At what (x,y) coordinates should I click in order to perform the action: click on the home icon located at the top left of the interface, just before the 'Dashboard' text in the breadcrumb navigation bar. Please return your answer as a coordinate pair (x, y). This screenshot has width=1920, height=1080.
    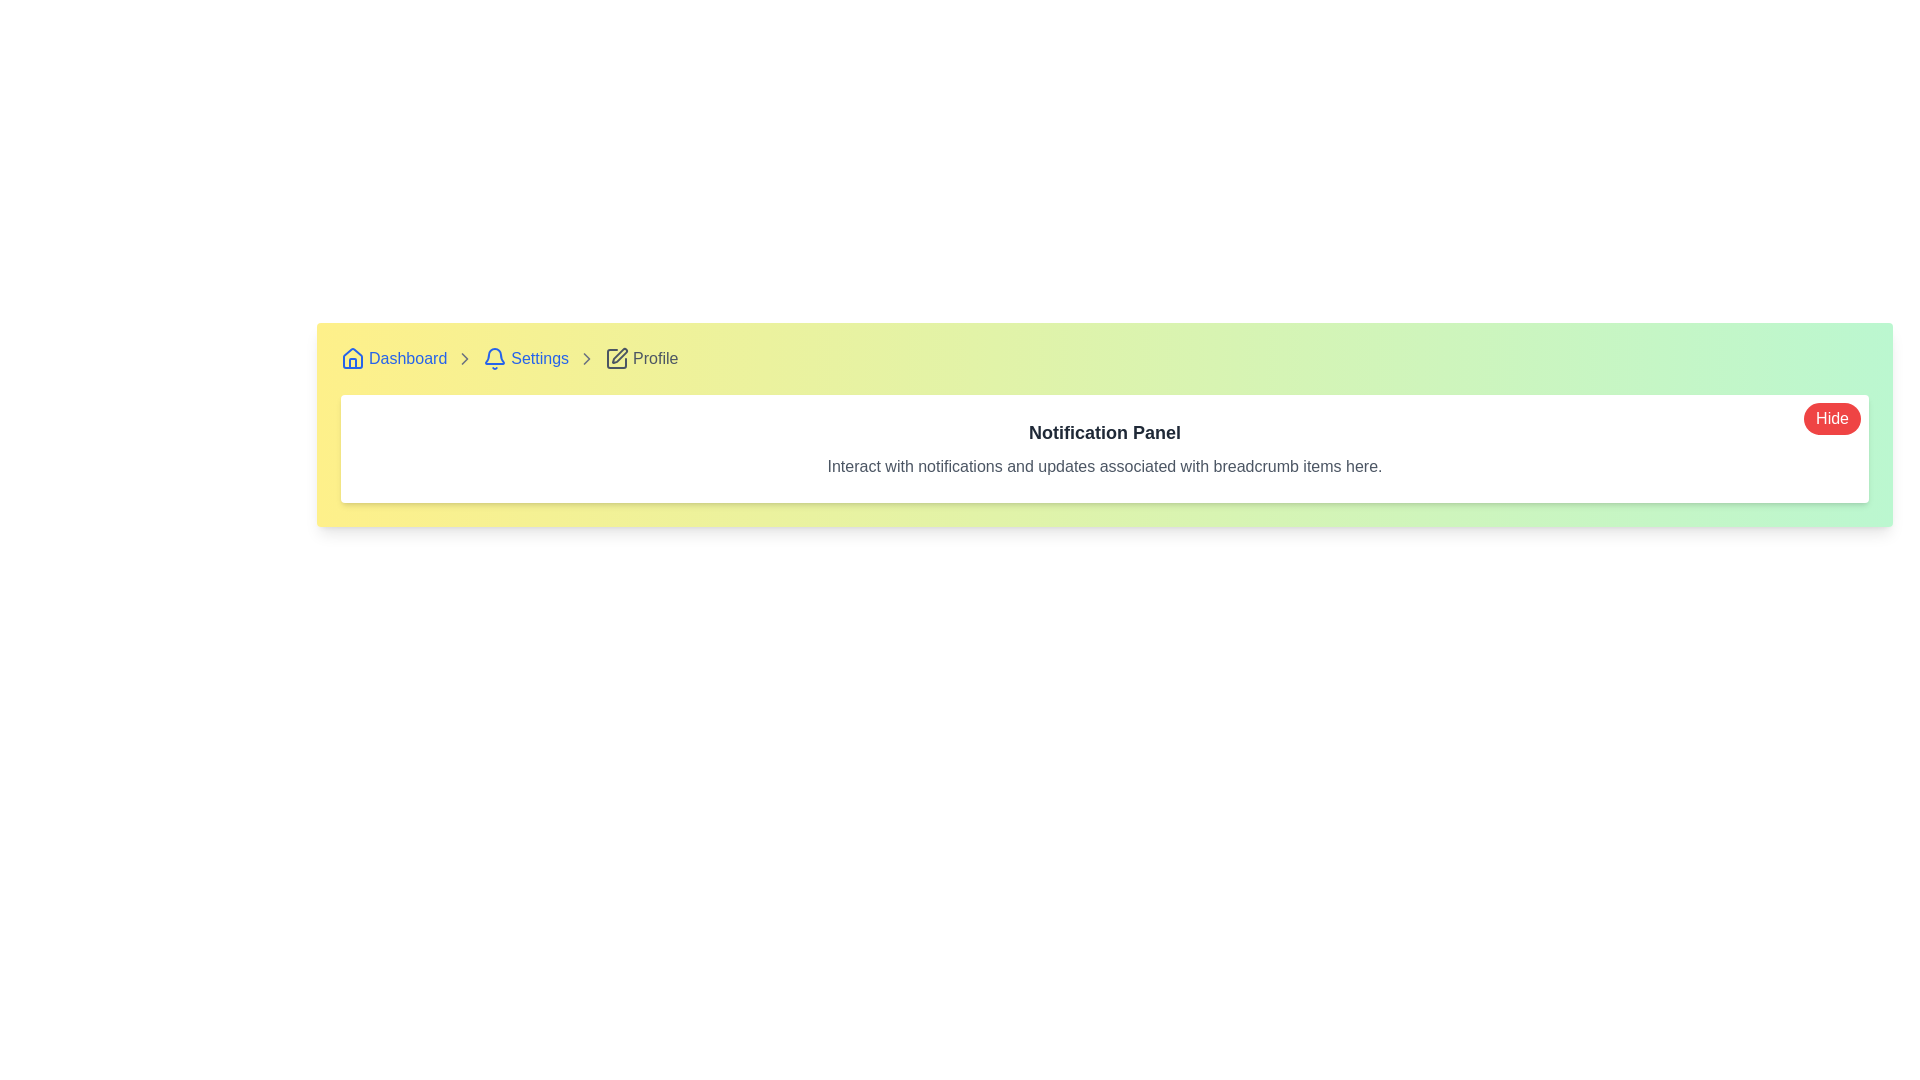
    Looking at the image, I should click on (353, 357).